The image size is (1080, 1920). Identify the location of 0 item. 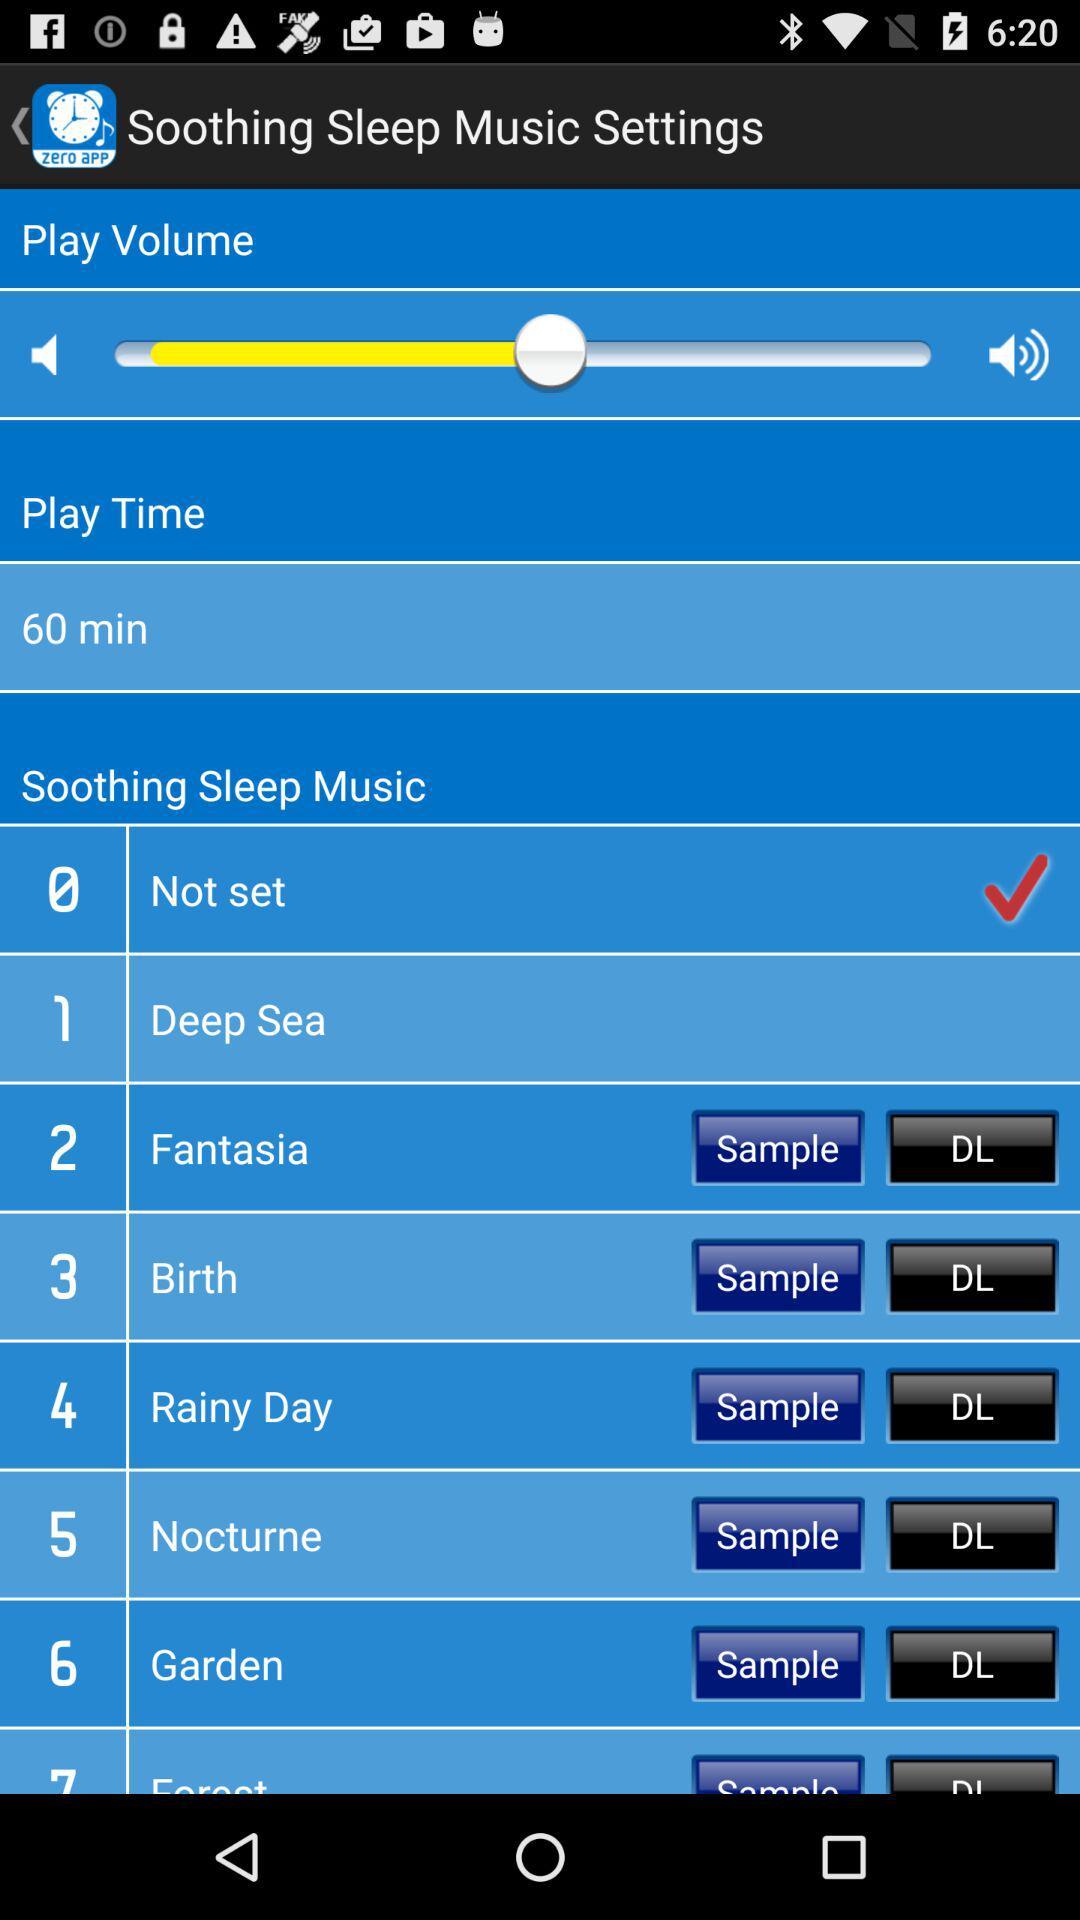
(61, 888).